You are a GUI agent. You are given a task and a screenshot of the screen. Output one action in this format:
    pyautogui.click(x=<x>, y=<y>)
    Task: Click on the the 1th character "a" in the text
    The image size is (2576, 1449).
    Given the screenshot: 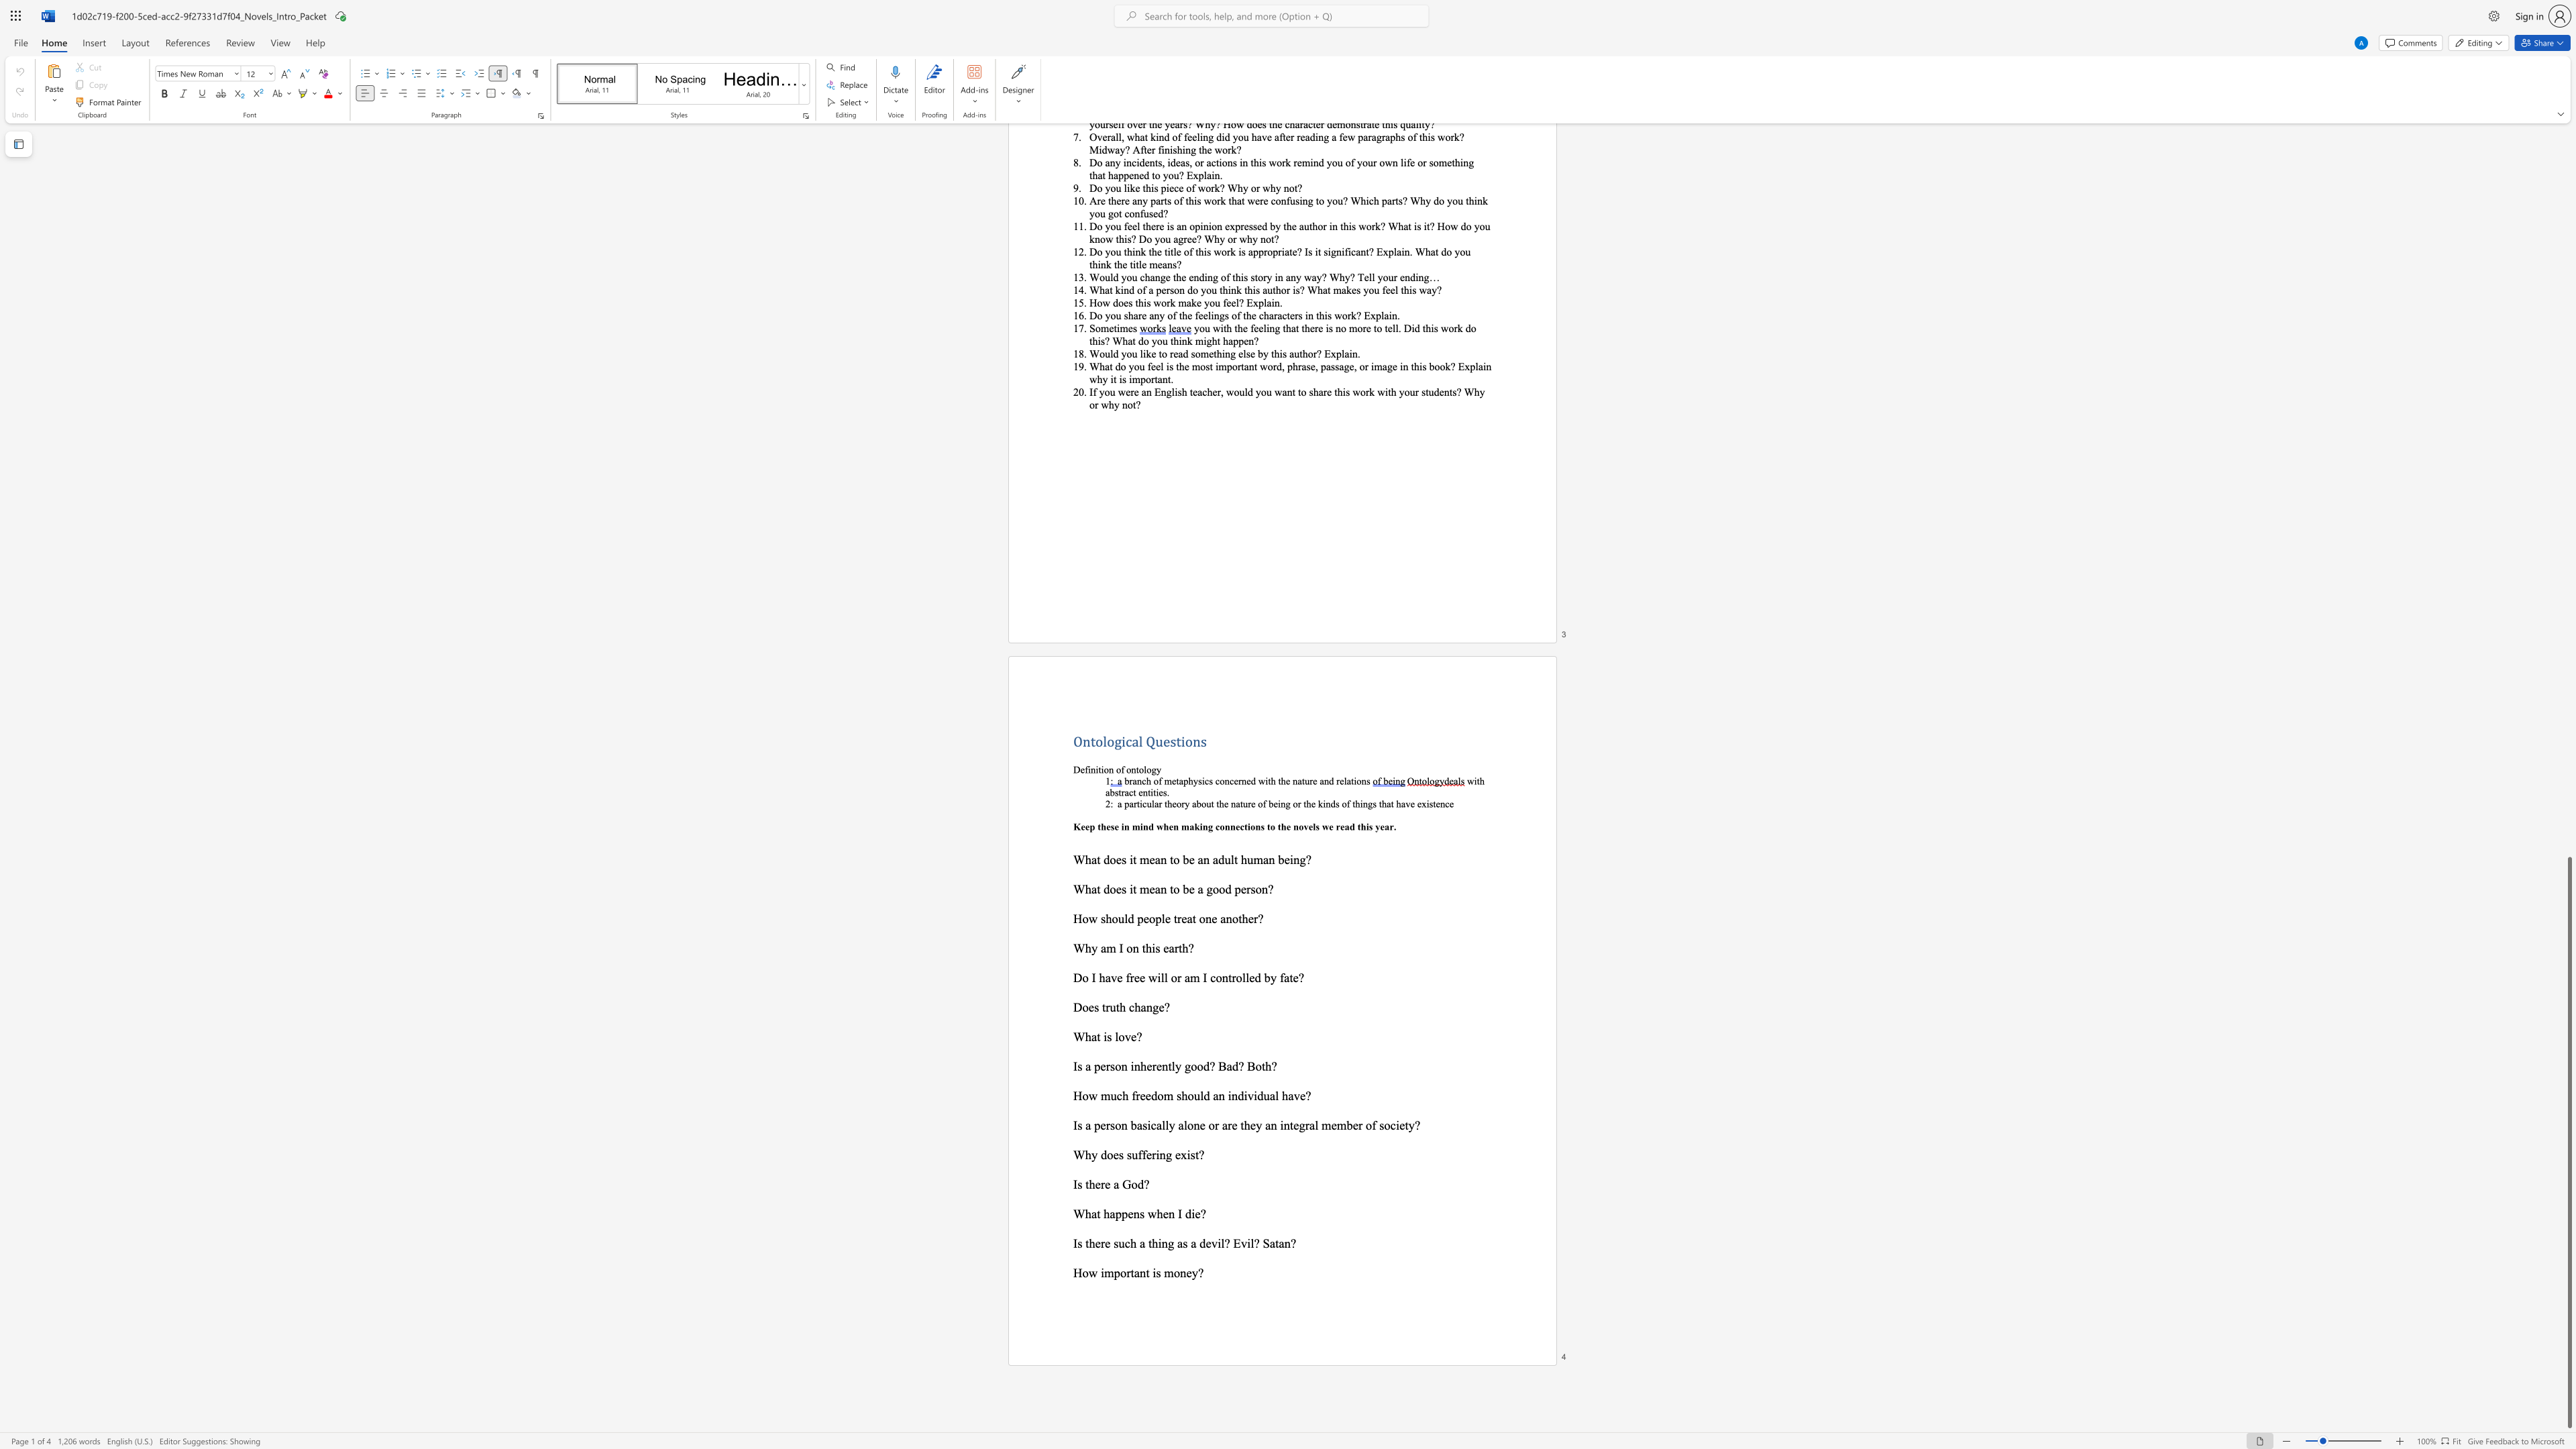 What is the action you would take?
    pyautogui.click(x=1093, y=1214)
    